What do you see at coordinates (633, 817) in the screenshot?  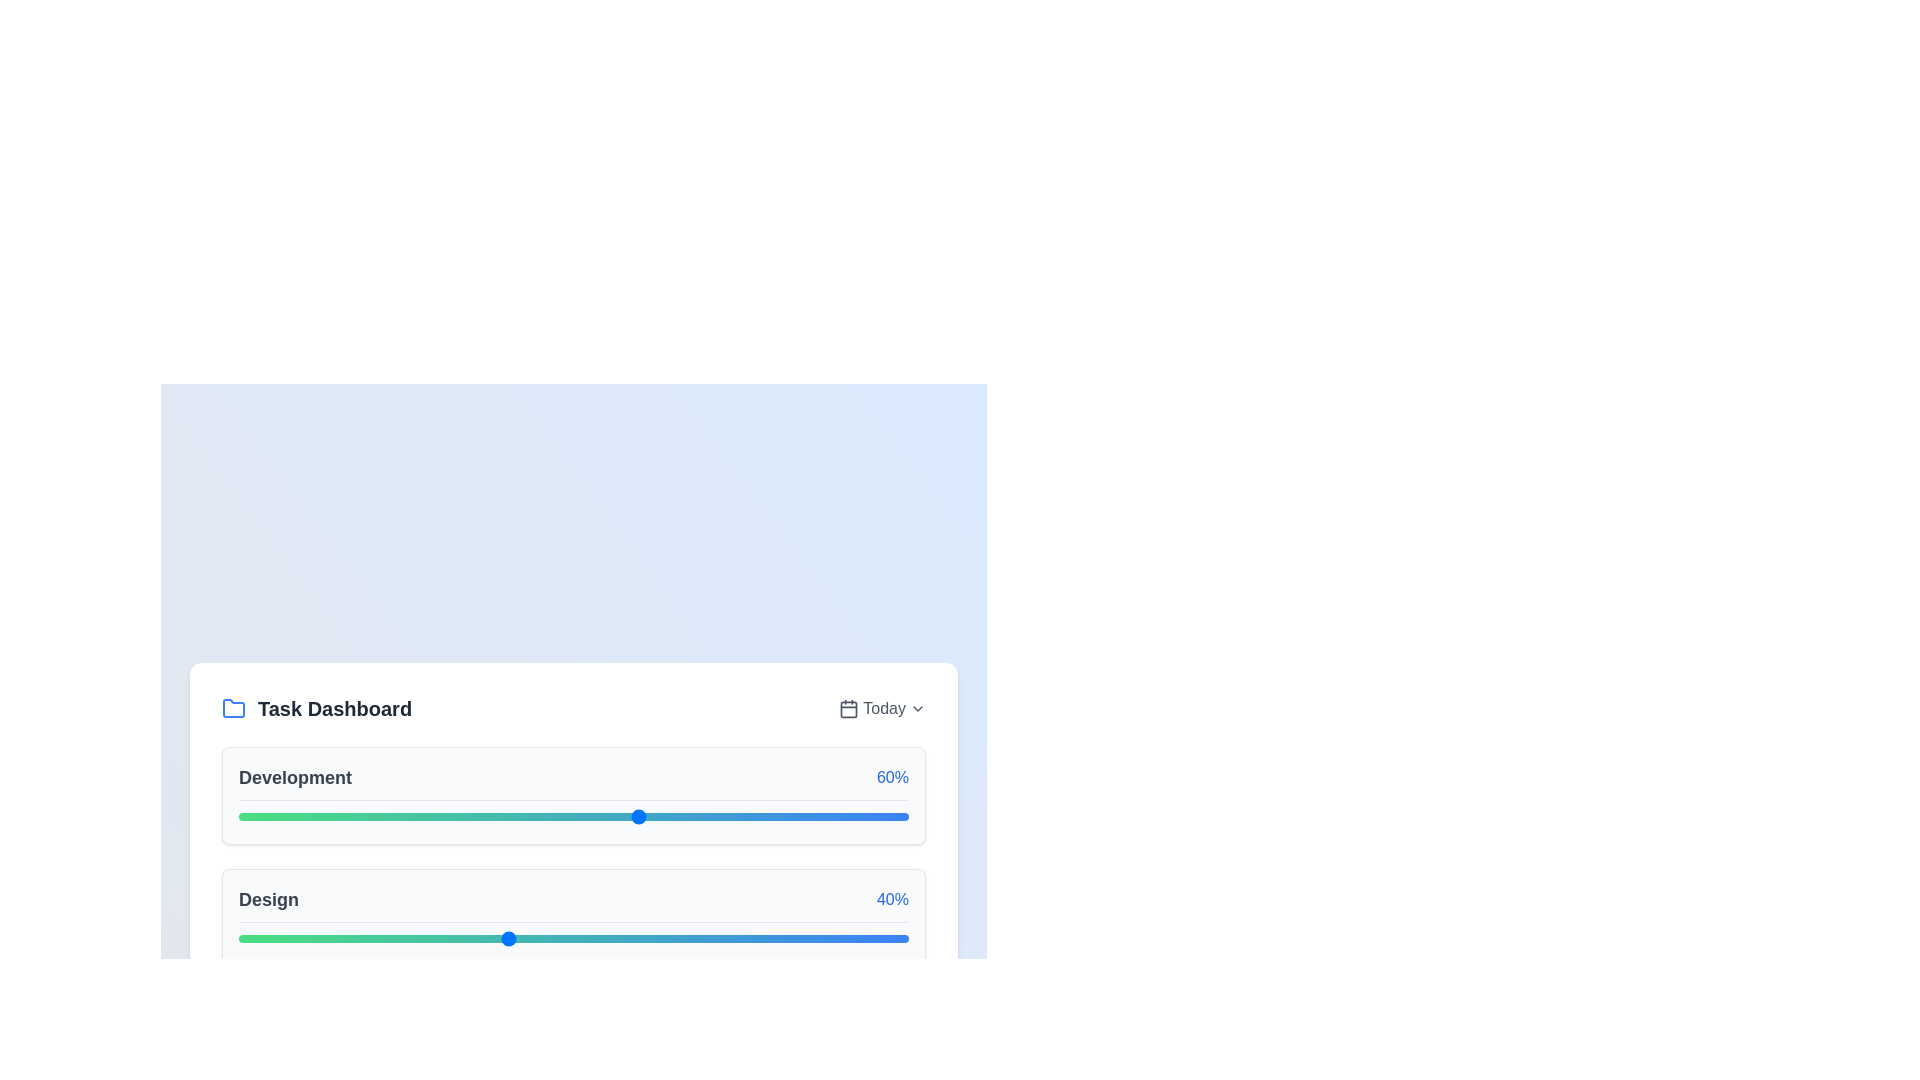 I see `the development progress` at bounding box center [633, 817].